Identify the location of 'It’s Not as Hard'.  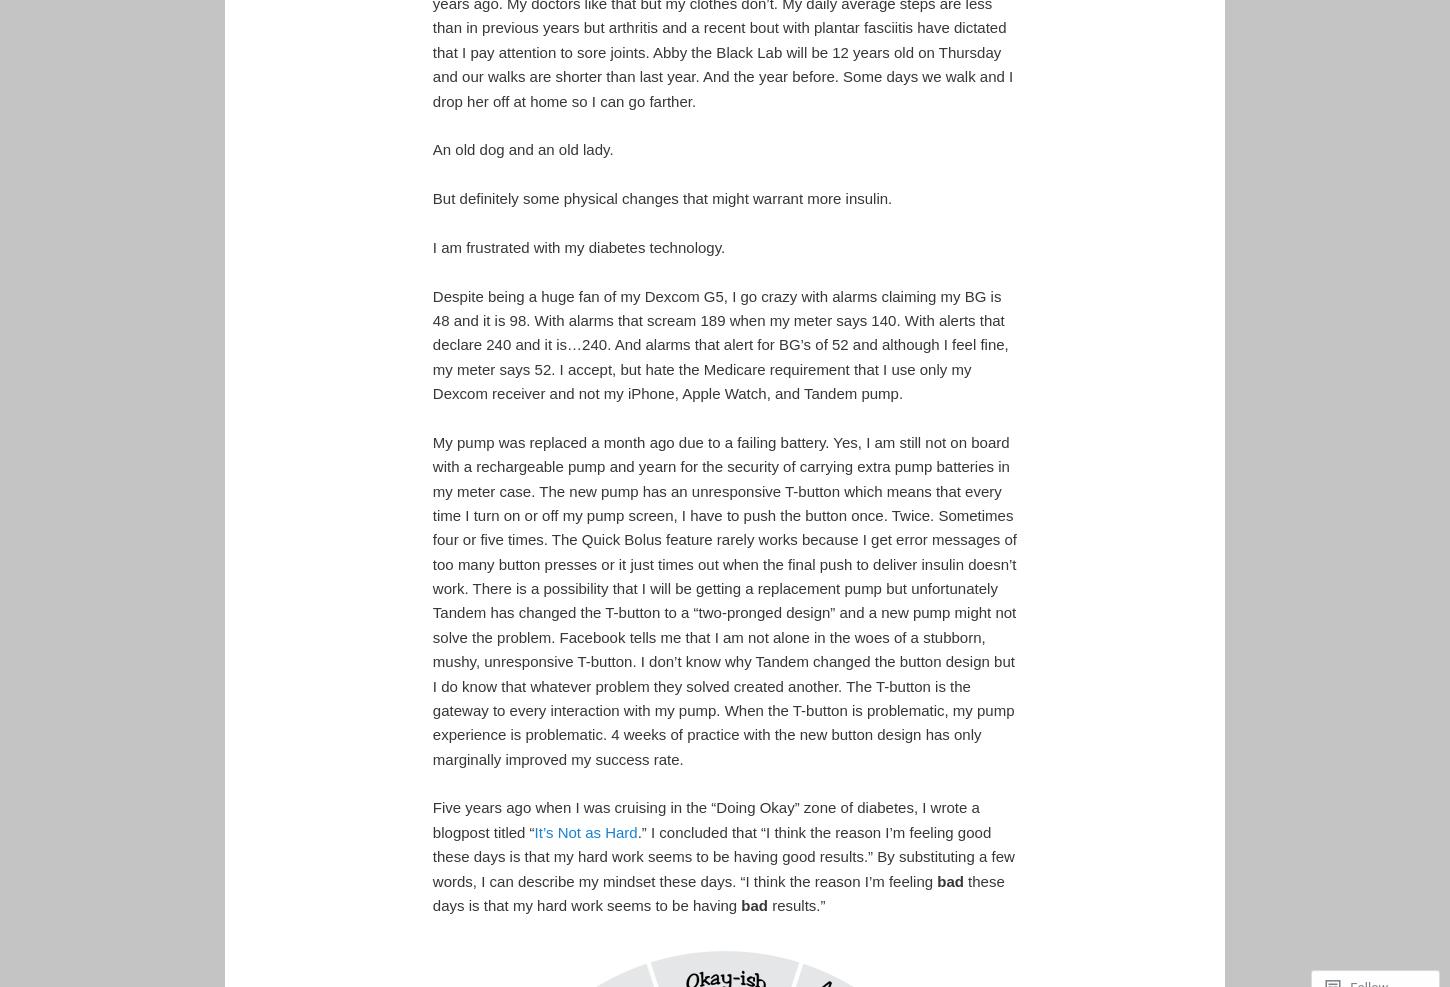
(534, 831).